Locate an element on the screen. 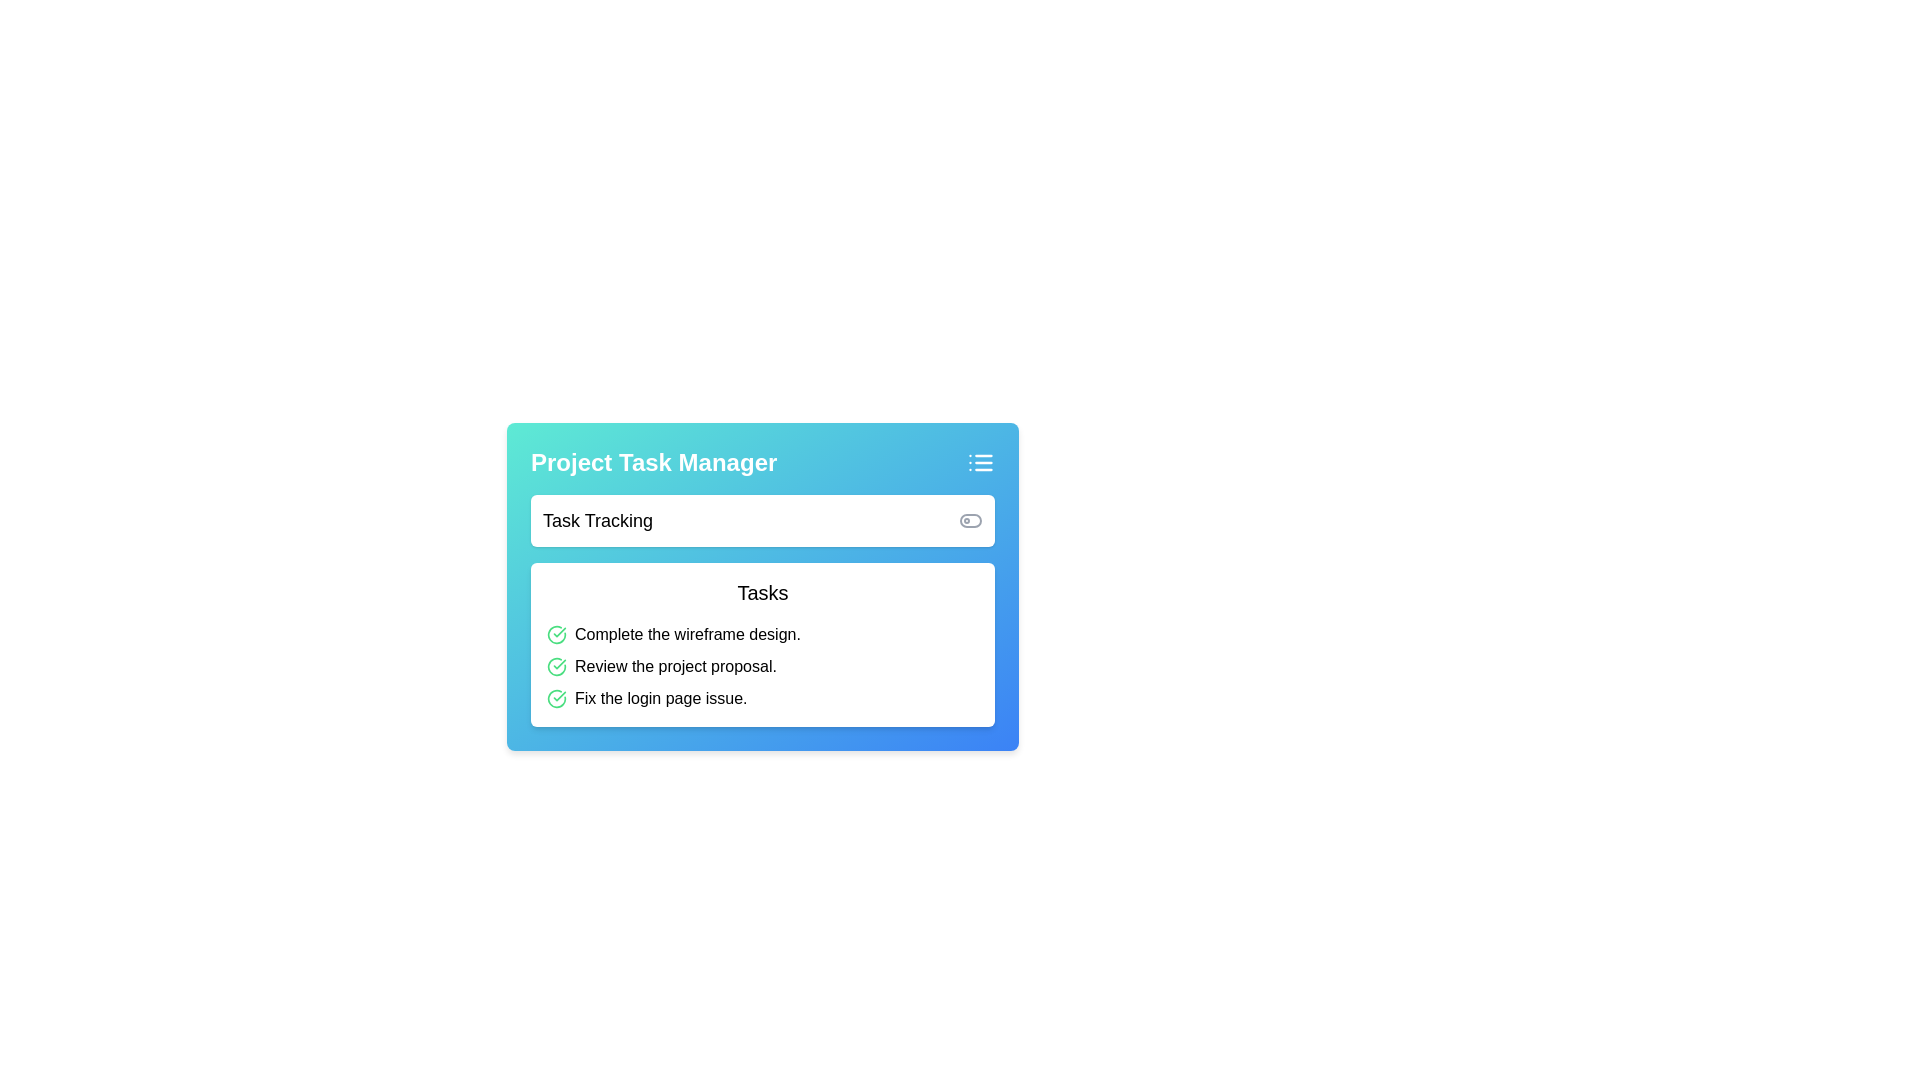 This screenshot has width=1920, height=1080. text of the second list item in the 'Tasks' section, which contains the text 'Review the project proposal.' is located at coordinates (676, 667).